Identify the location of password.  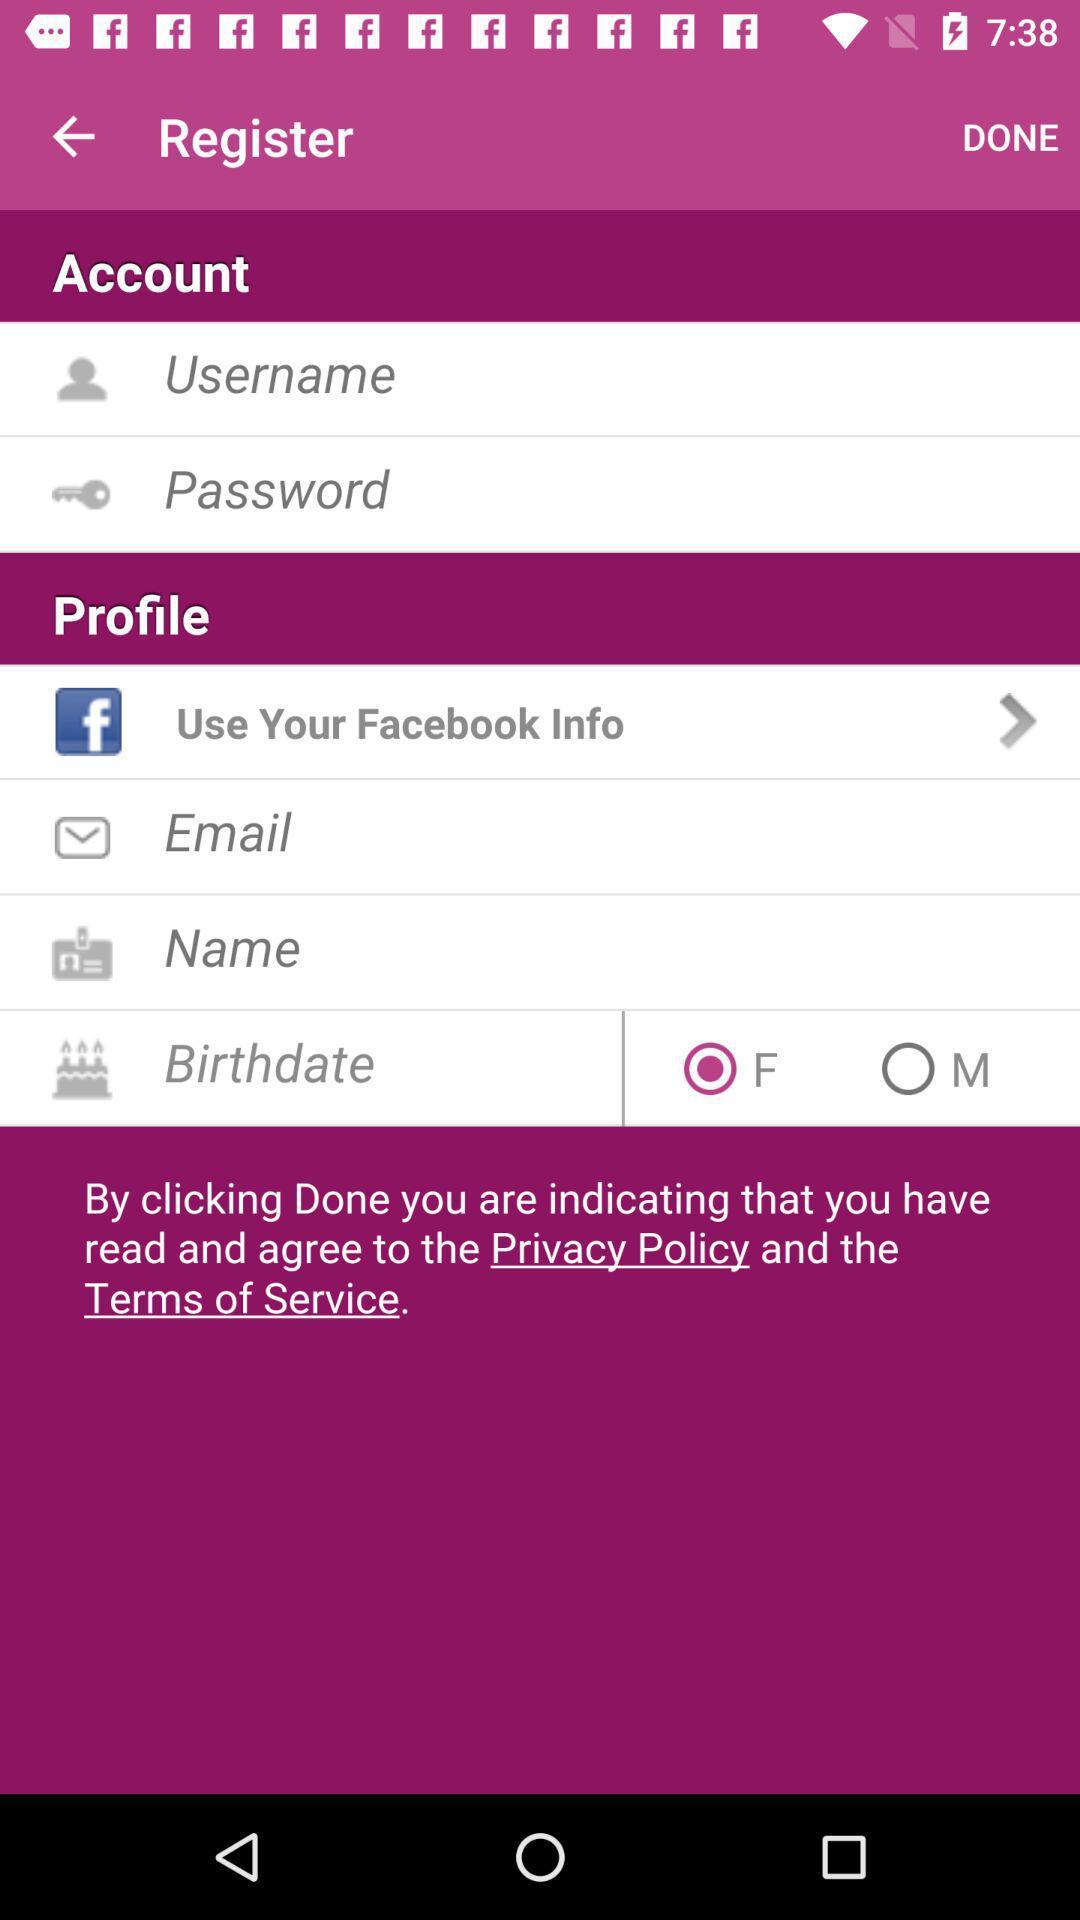
(621, 487).